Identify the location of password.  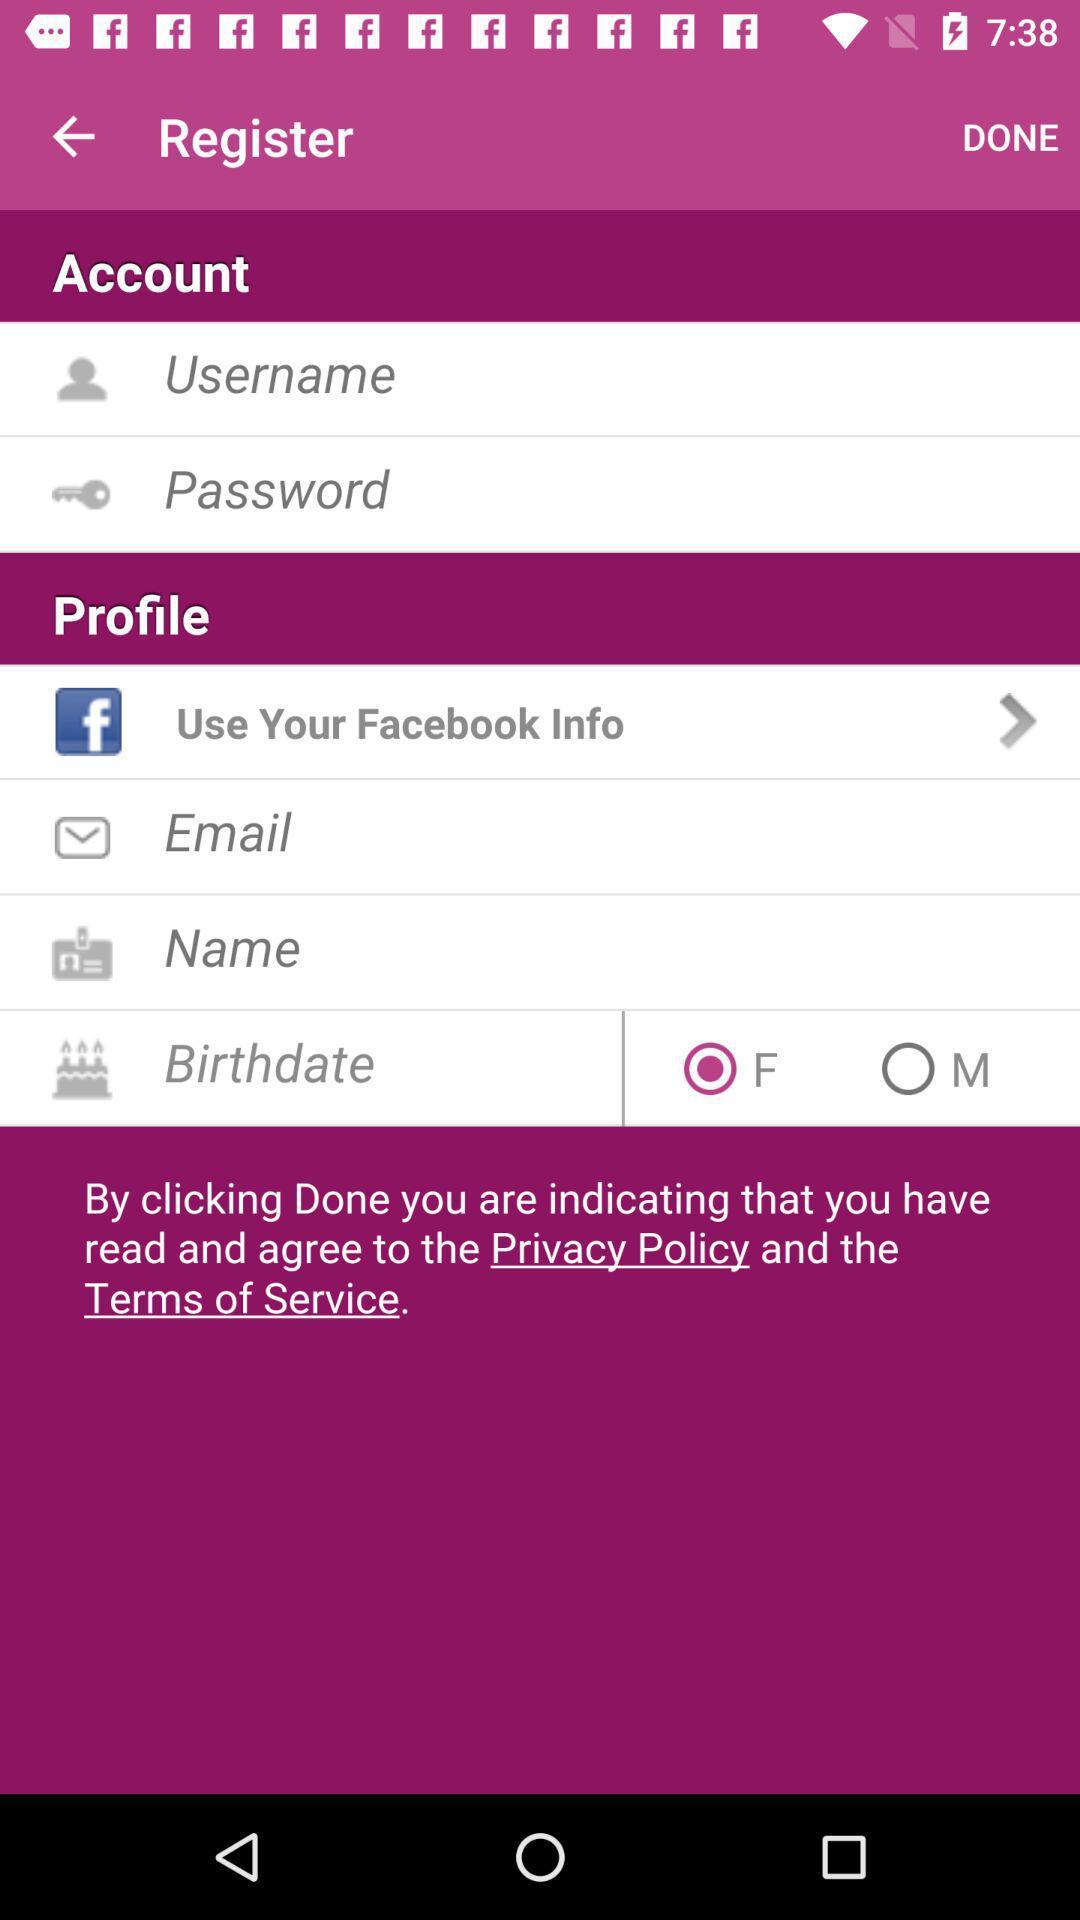
(621, 487).